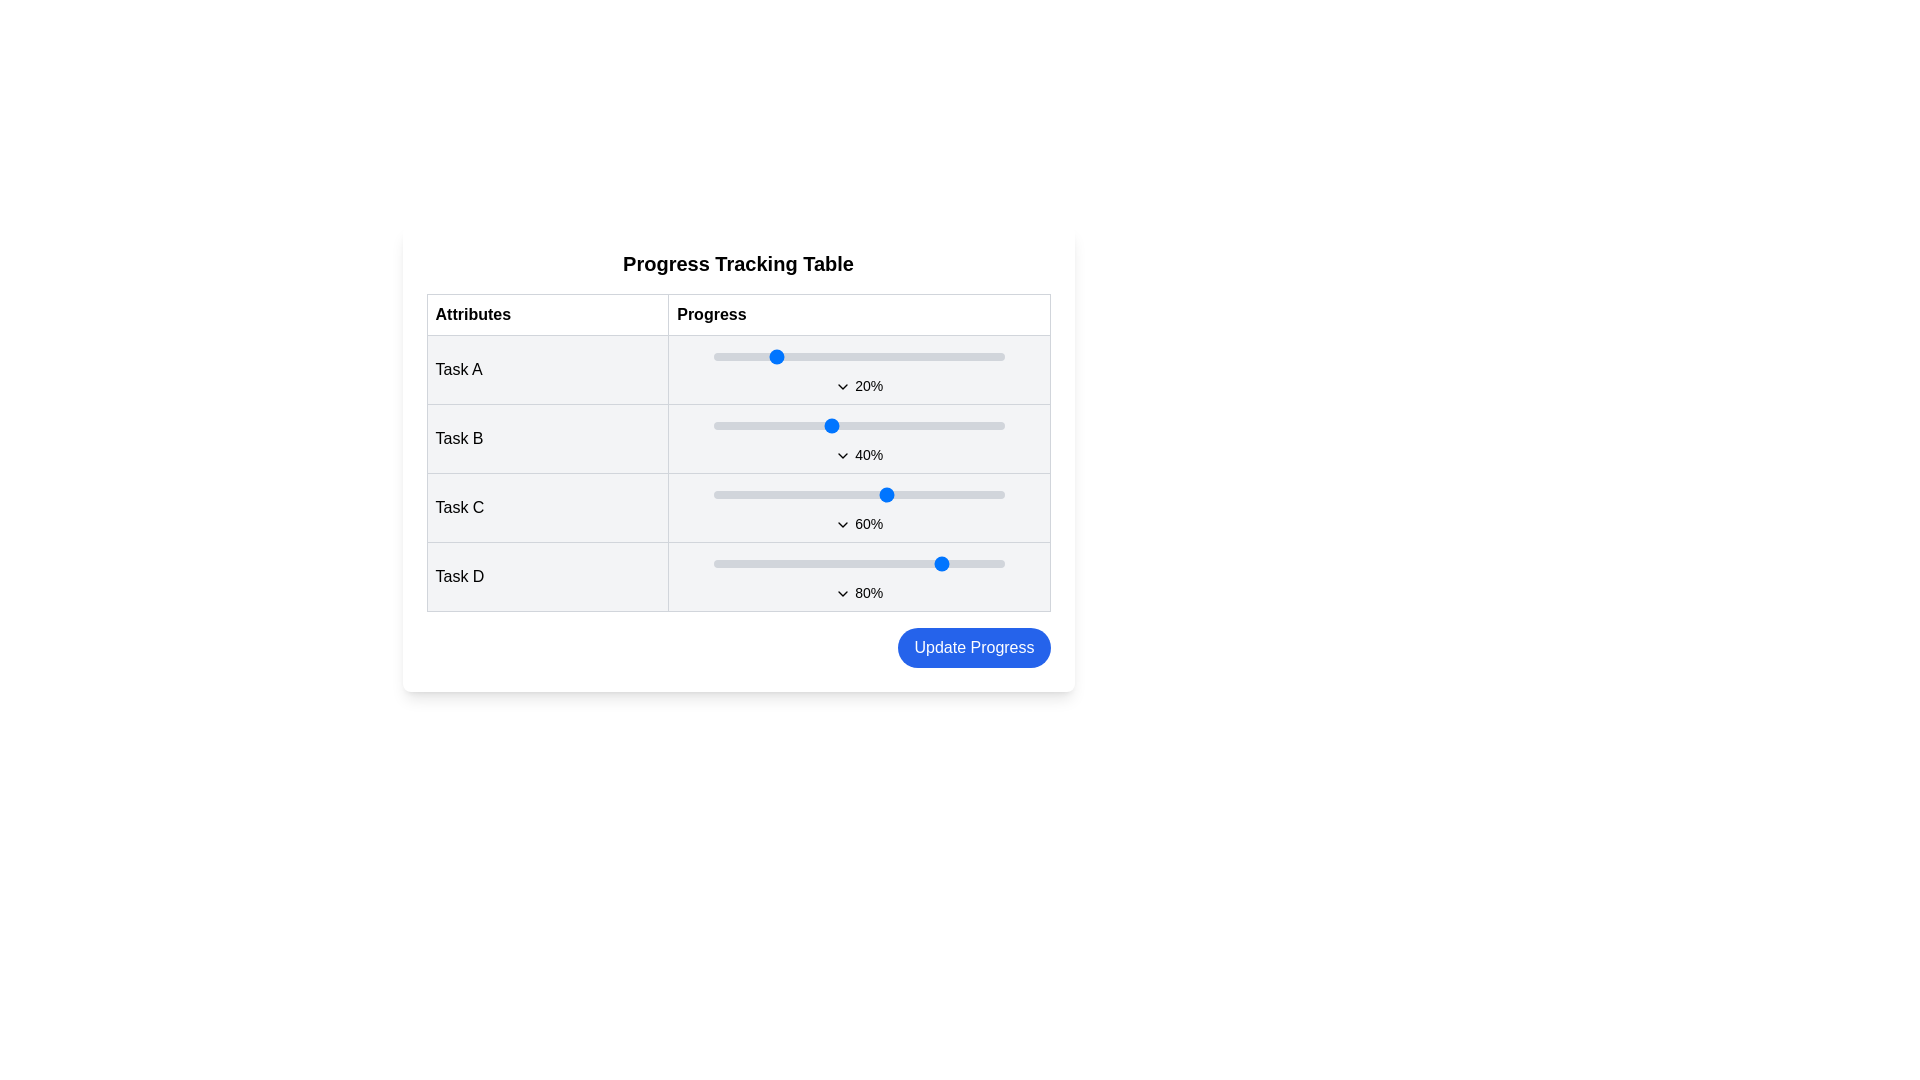 The height and width of the screenshot is (1080, 1920). What do you see at coordinates (735, 563) in the screenshot?
I see `the Task D progress value` at bounding box center [735, 563].